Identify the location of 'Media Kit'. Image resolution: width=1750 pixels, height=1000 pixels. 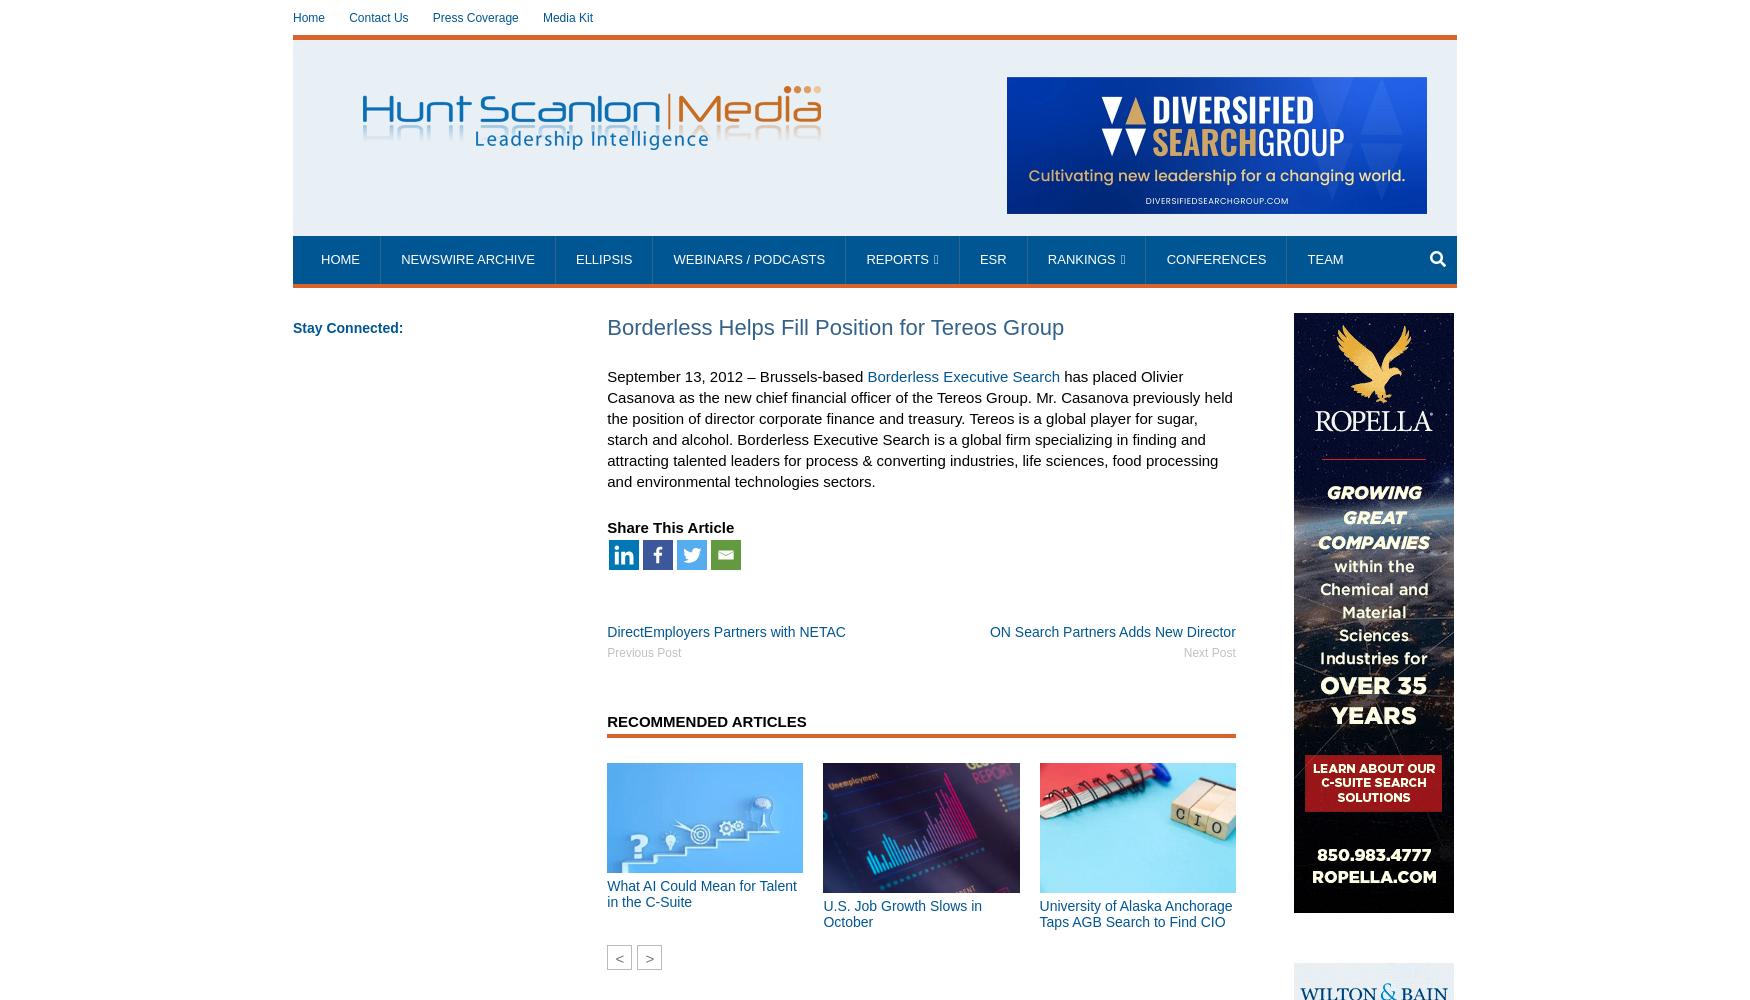
(567, 18).